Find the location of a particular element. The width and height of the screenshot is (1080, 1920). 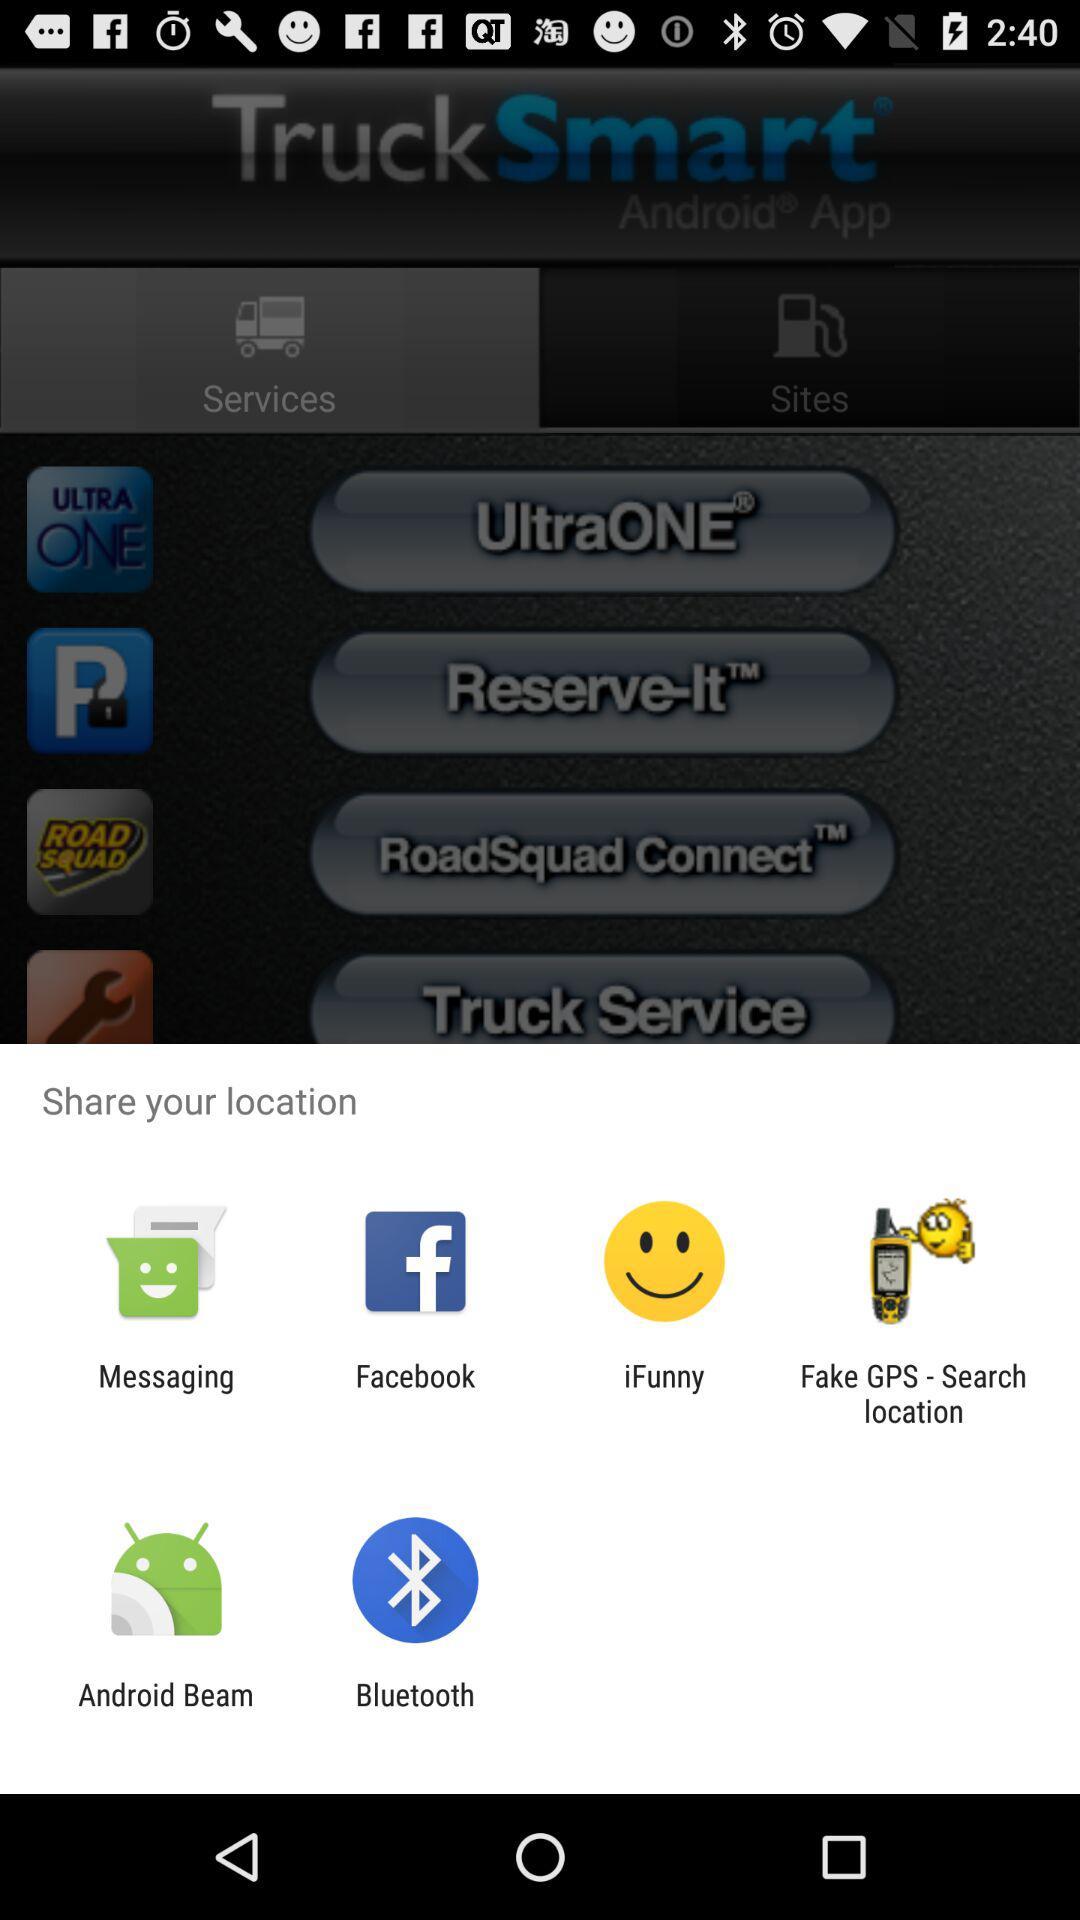

the facebook item is located at coordinates (414, 1392).